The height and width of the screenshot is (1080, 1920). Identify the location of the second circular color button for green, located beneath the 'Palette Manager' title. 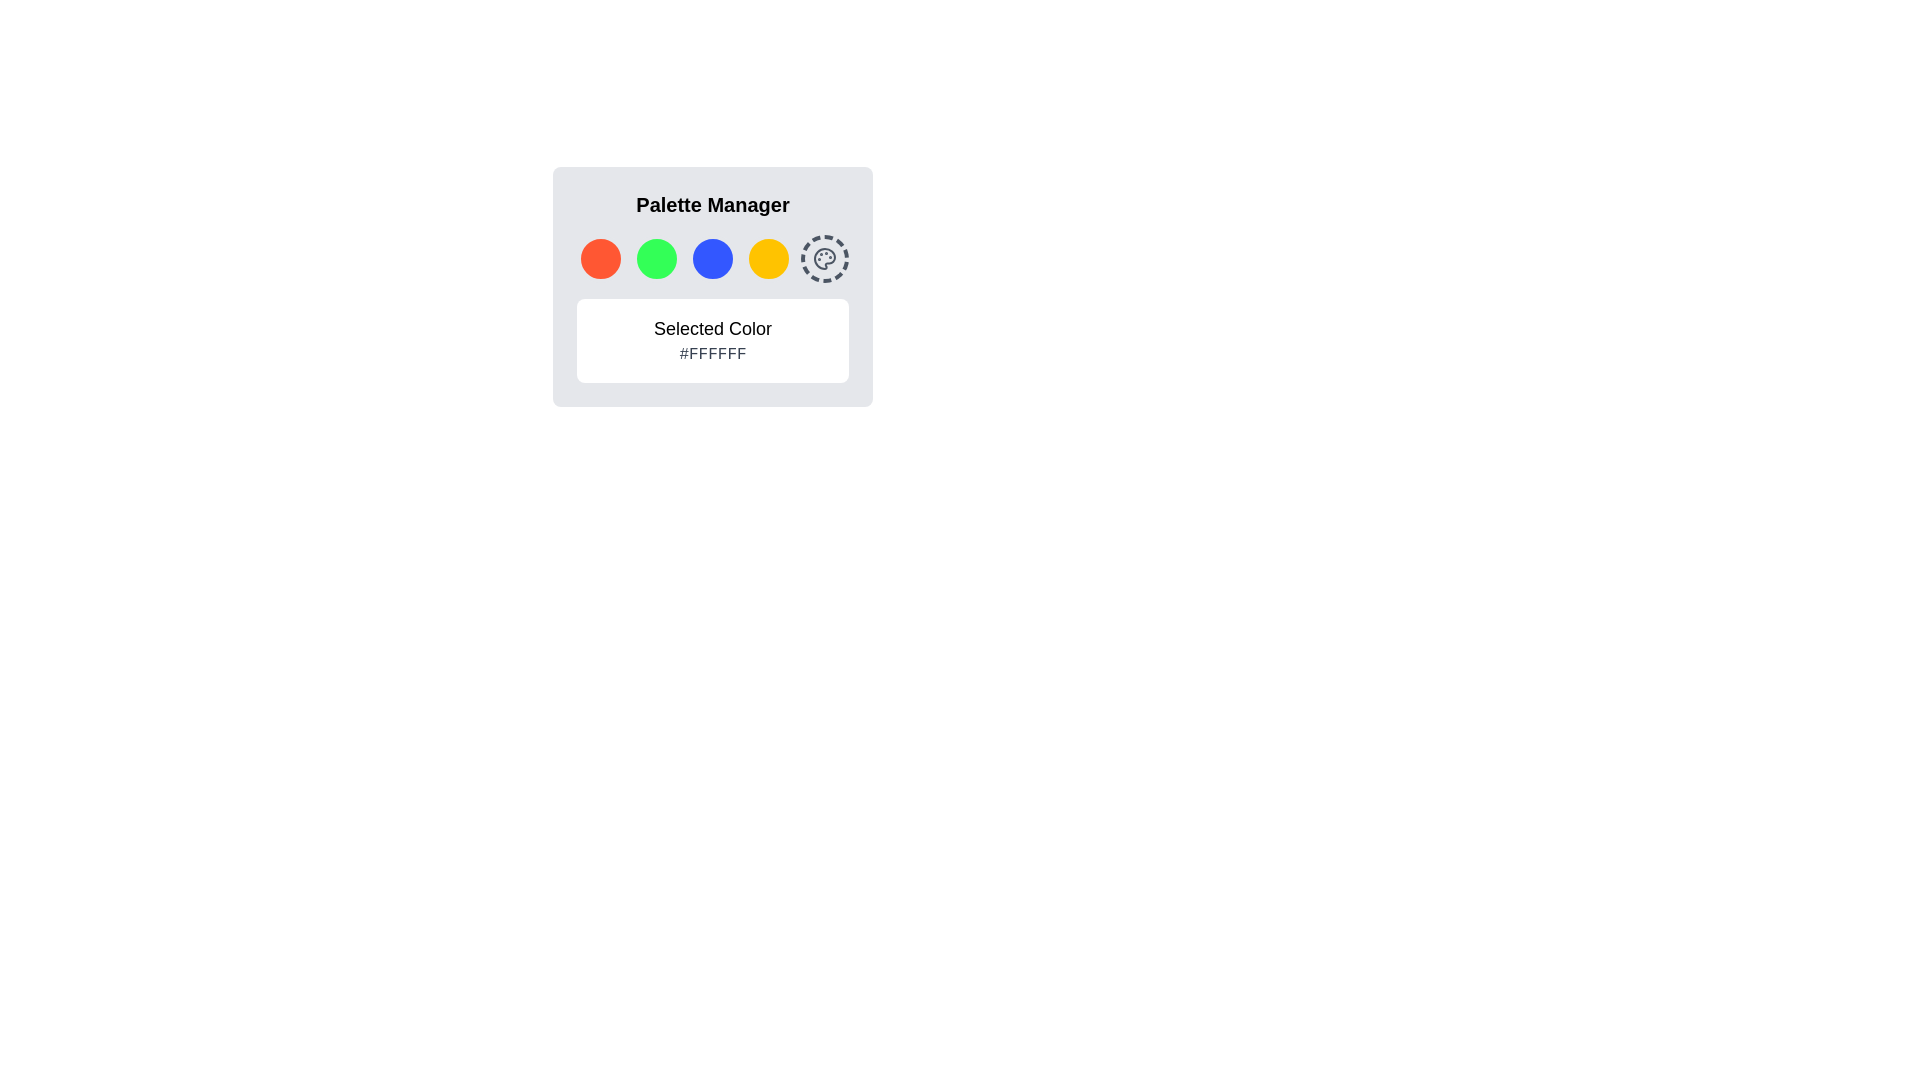
(657, 257).